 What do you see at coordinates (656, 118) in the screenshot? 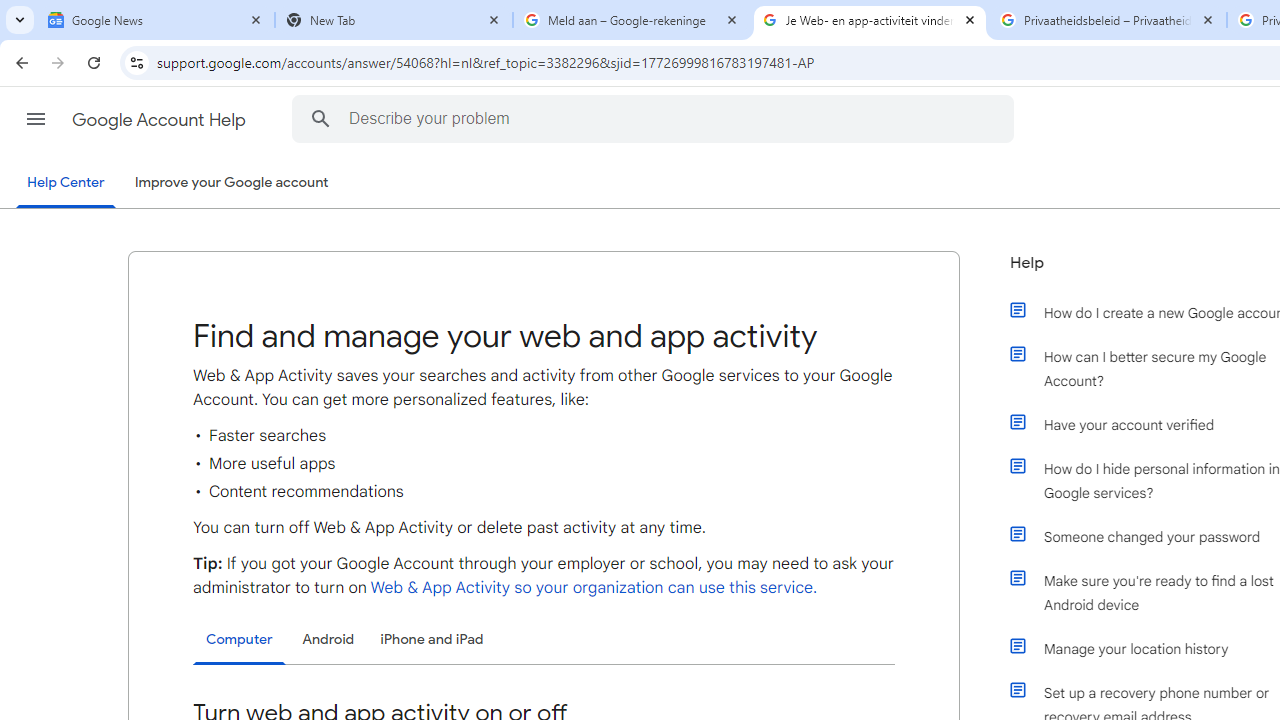
I see `'Describe your problem'` at bounding box center [656, 118].